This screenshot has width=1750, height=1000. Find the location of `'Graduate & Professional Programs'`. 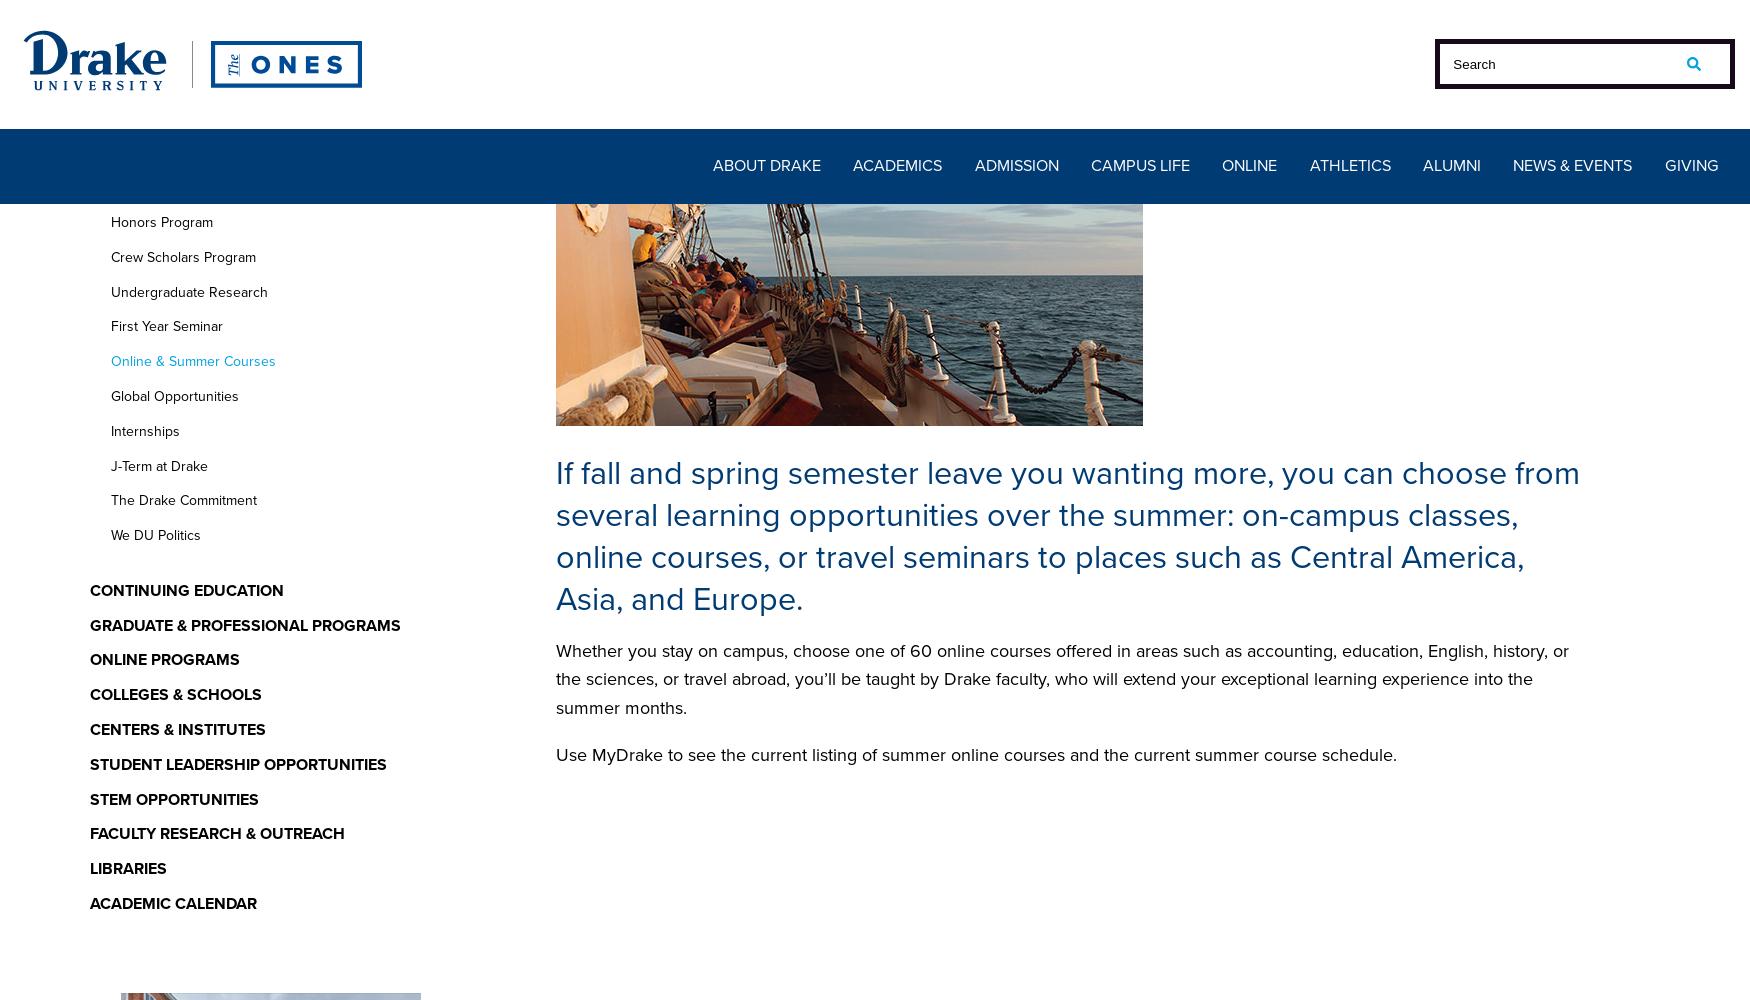

'Graduate & Professional Programs' is located at coordinates (89, 623).